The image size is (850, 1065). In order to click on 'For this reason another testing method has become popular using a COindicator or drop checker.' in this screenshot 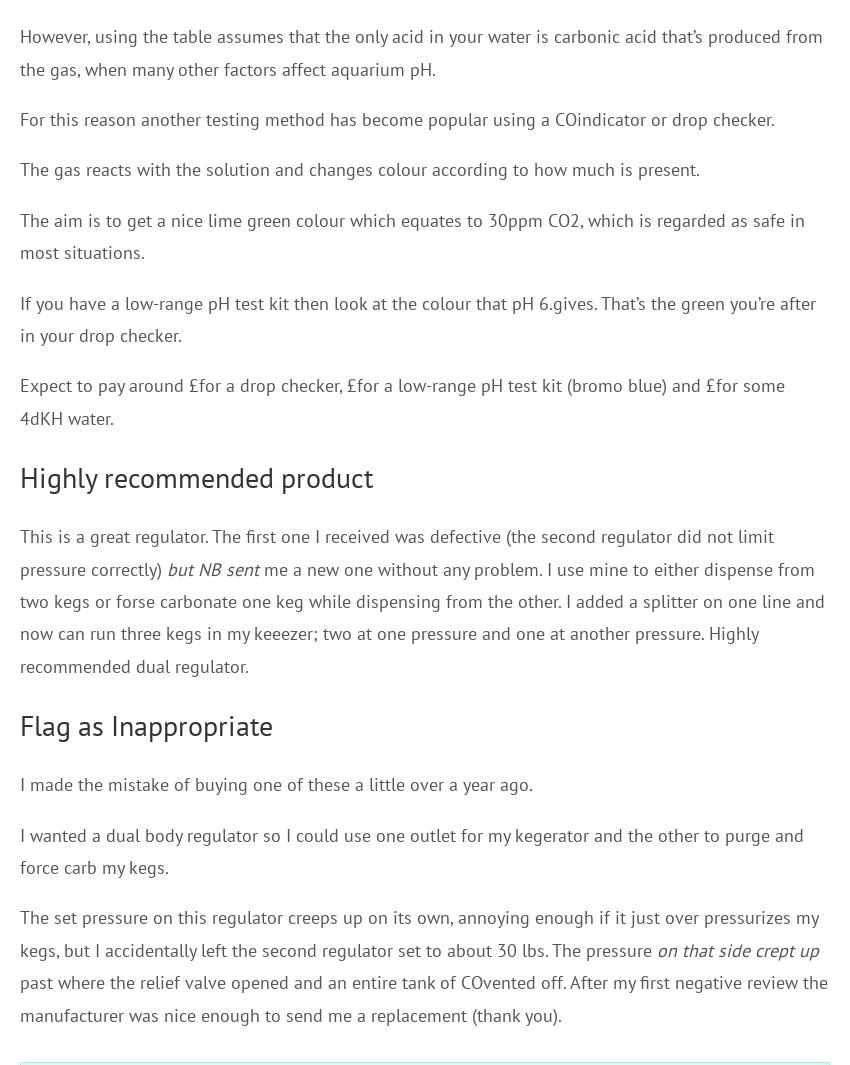, I will do `click(397, 118)`.